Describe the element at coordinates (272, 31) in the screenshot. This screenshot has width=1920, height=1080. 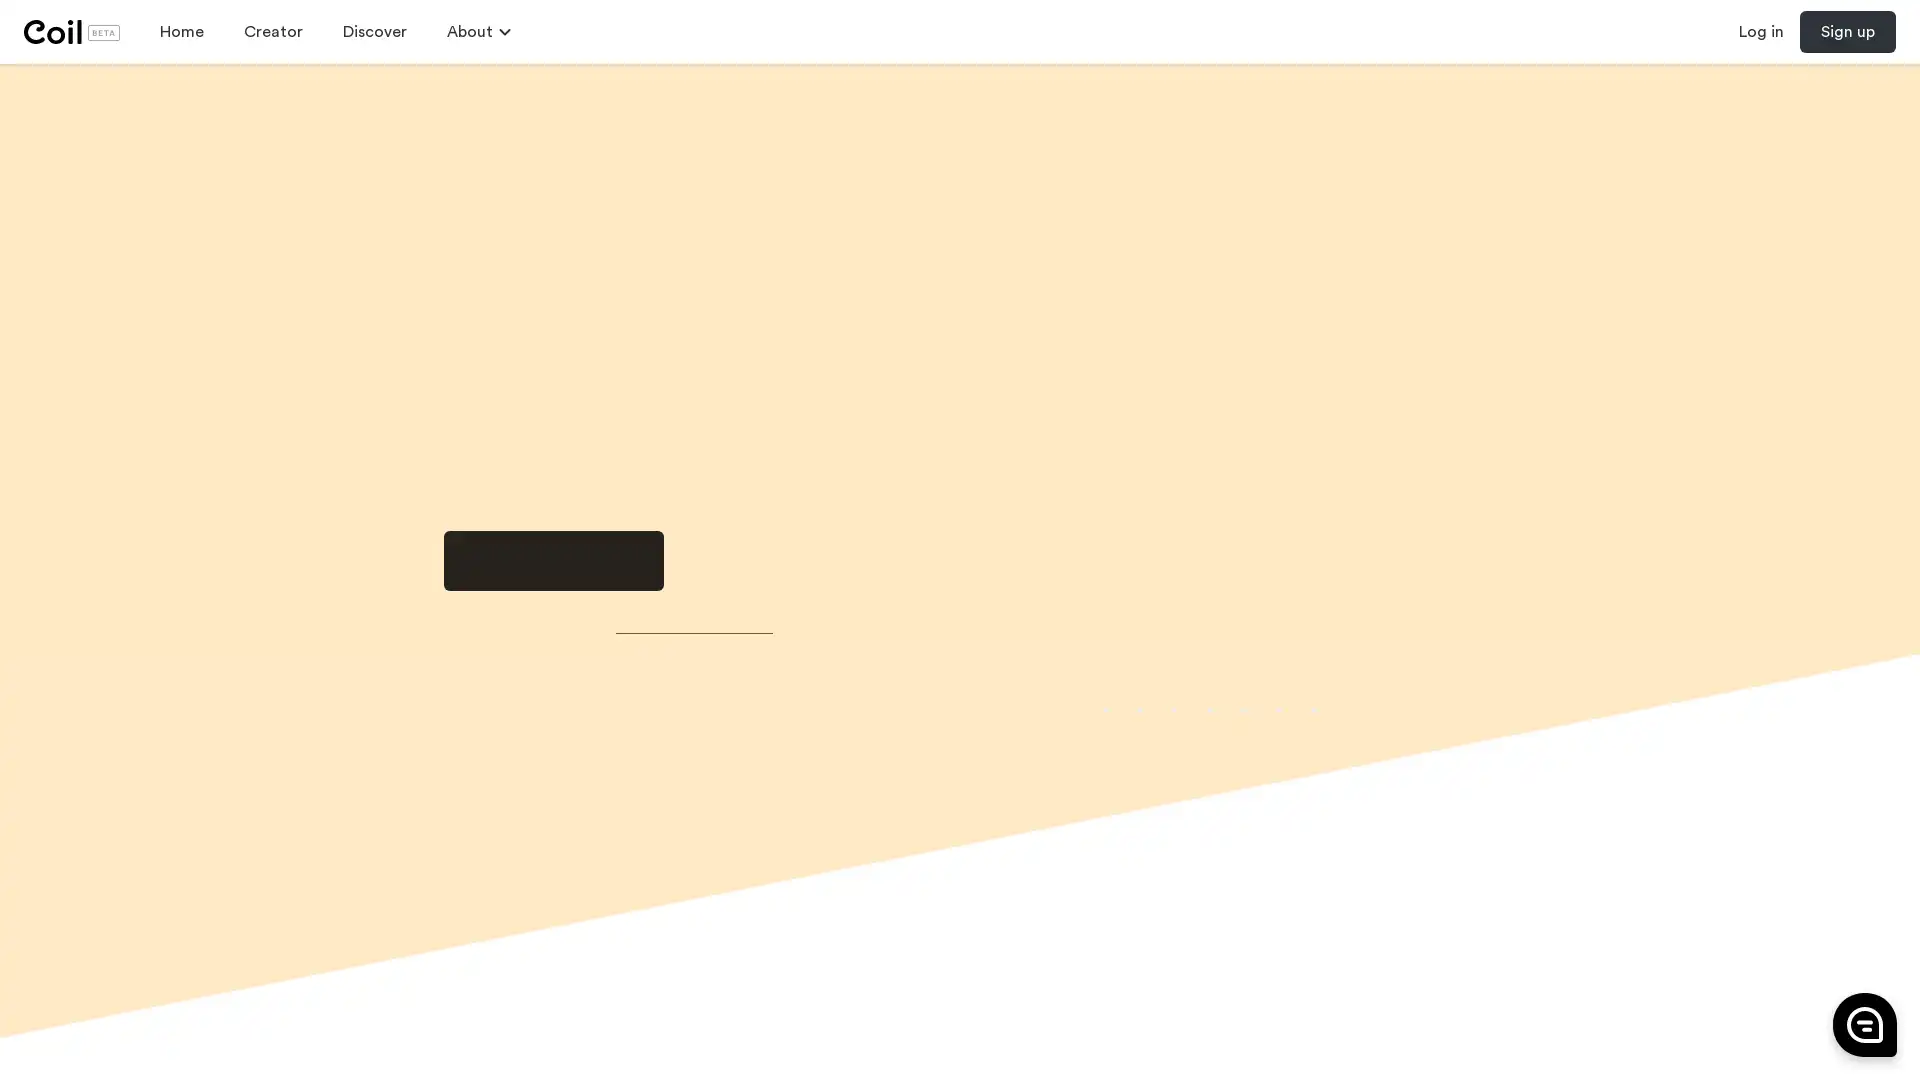
I see `Creator` at that location.